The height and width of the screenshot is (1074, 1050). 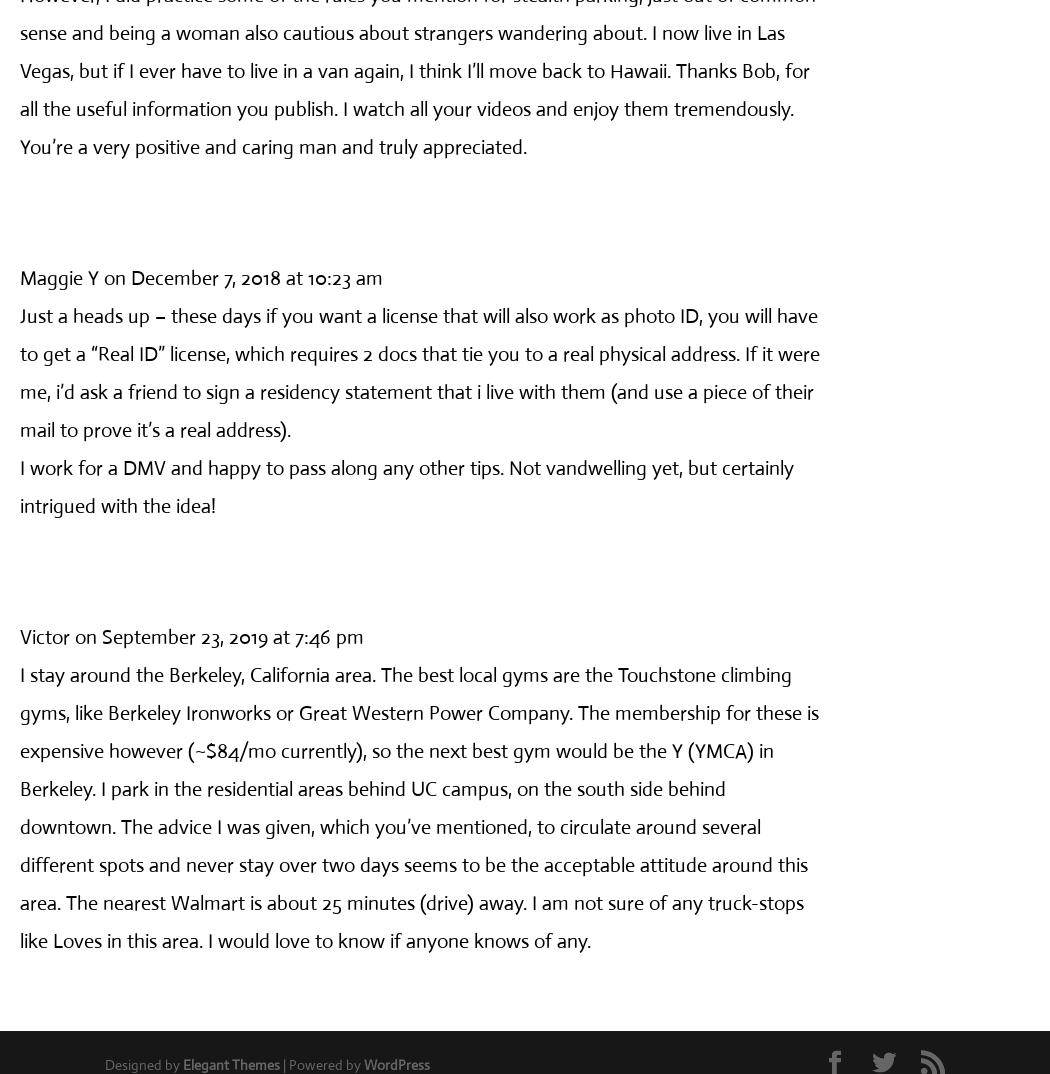 I want to click on 'Maggie Y', so click(x=19, y=277).